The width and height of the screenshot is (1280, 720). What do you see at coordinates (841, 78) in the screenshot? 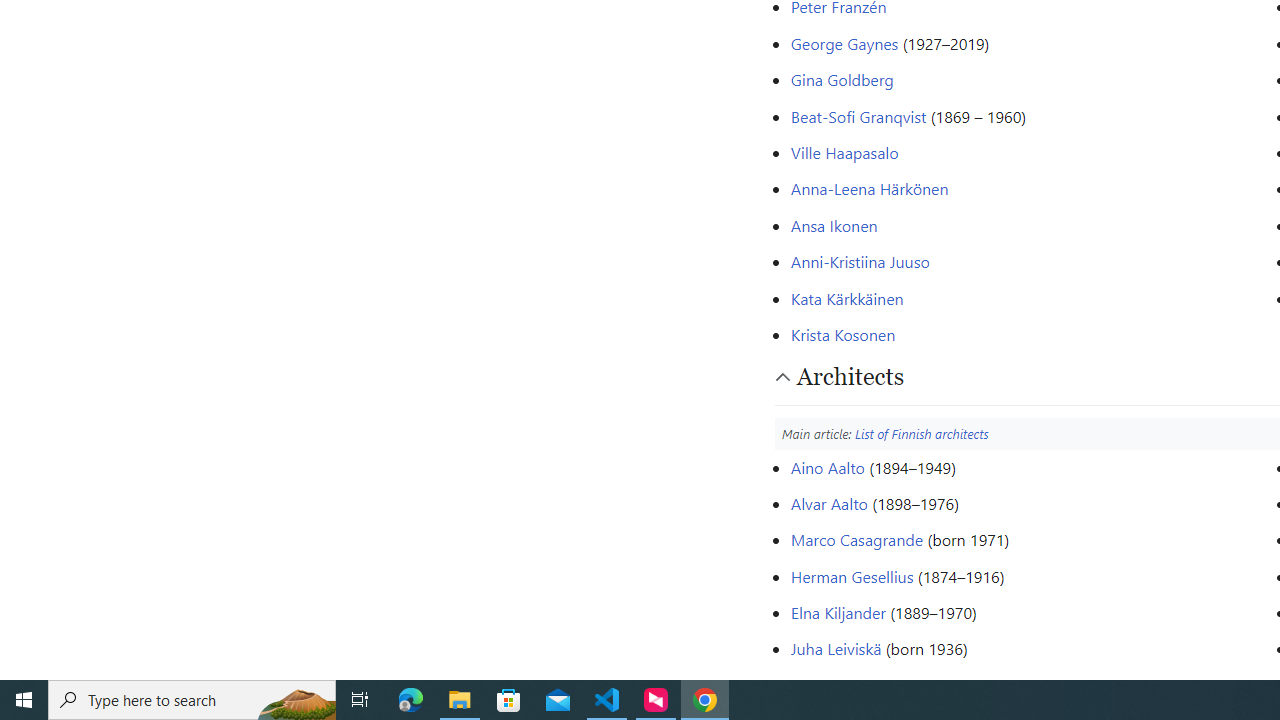
I see `'Gina Goldberg'` at bounding box center [841, 78].